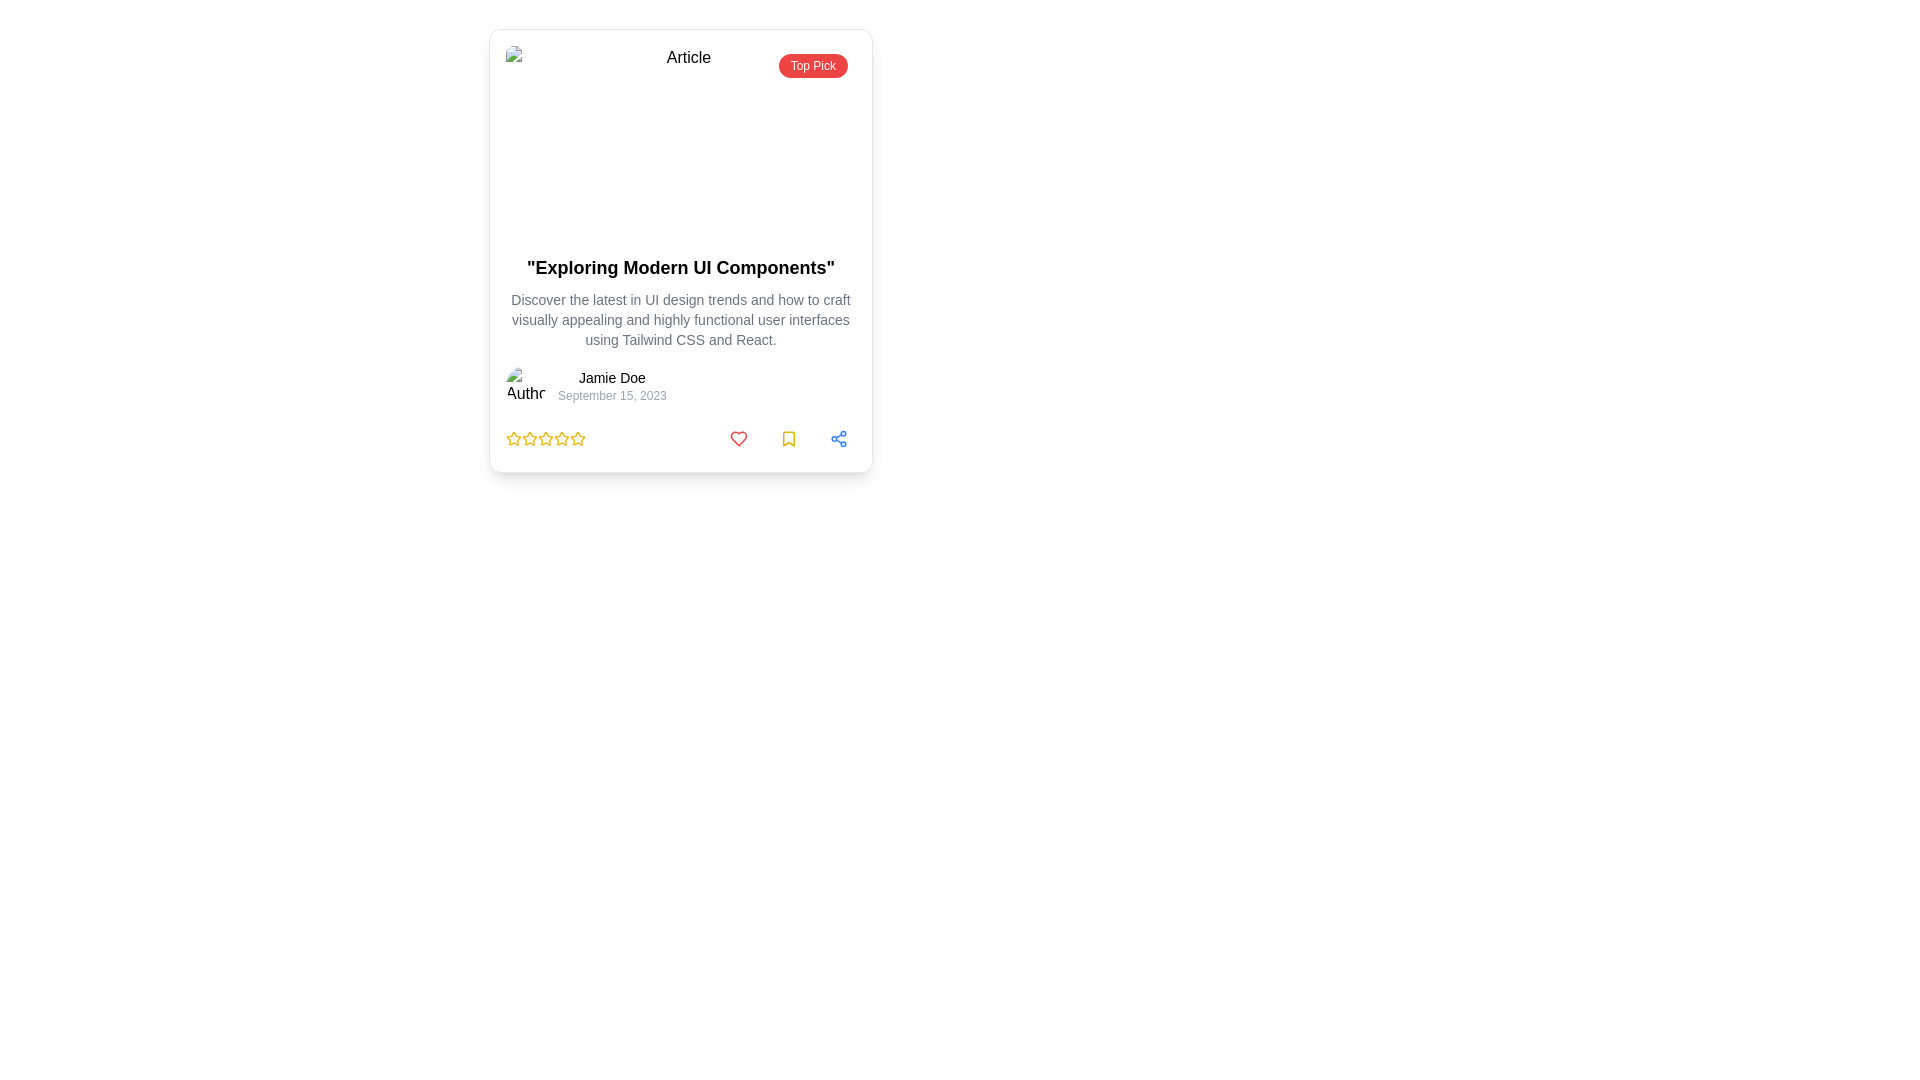  I want to click on the Badge element located at the upper-right corner of the article card, which serves, so click(813, 64).